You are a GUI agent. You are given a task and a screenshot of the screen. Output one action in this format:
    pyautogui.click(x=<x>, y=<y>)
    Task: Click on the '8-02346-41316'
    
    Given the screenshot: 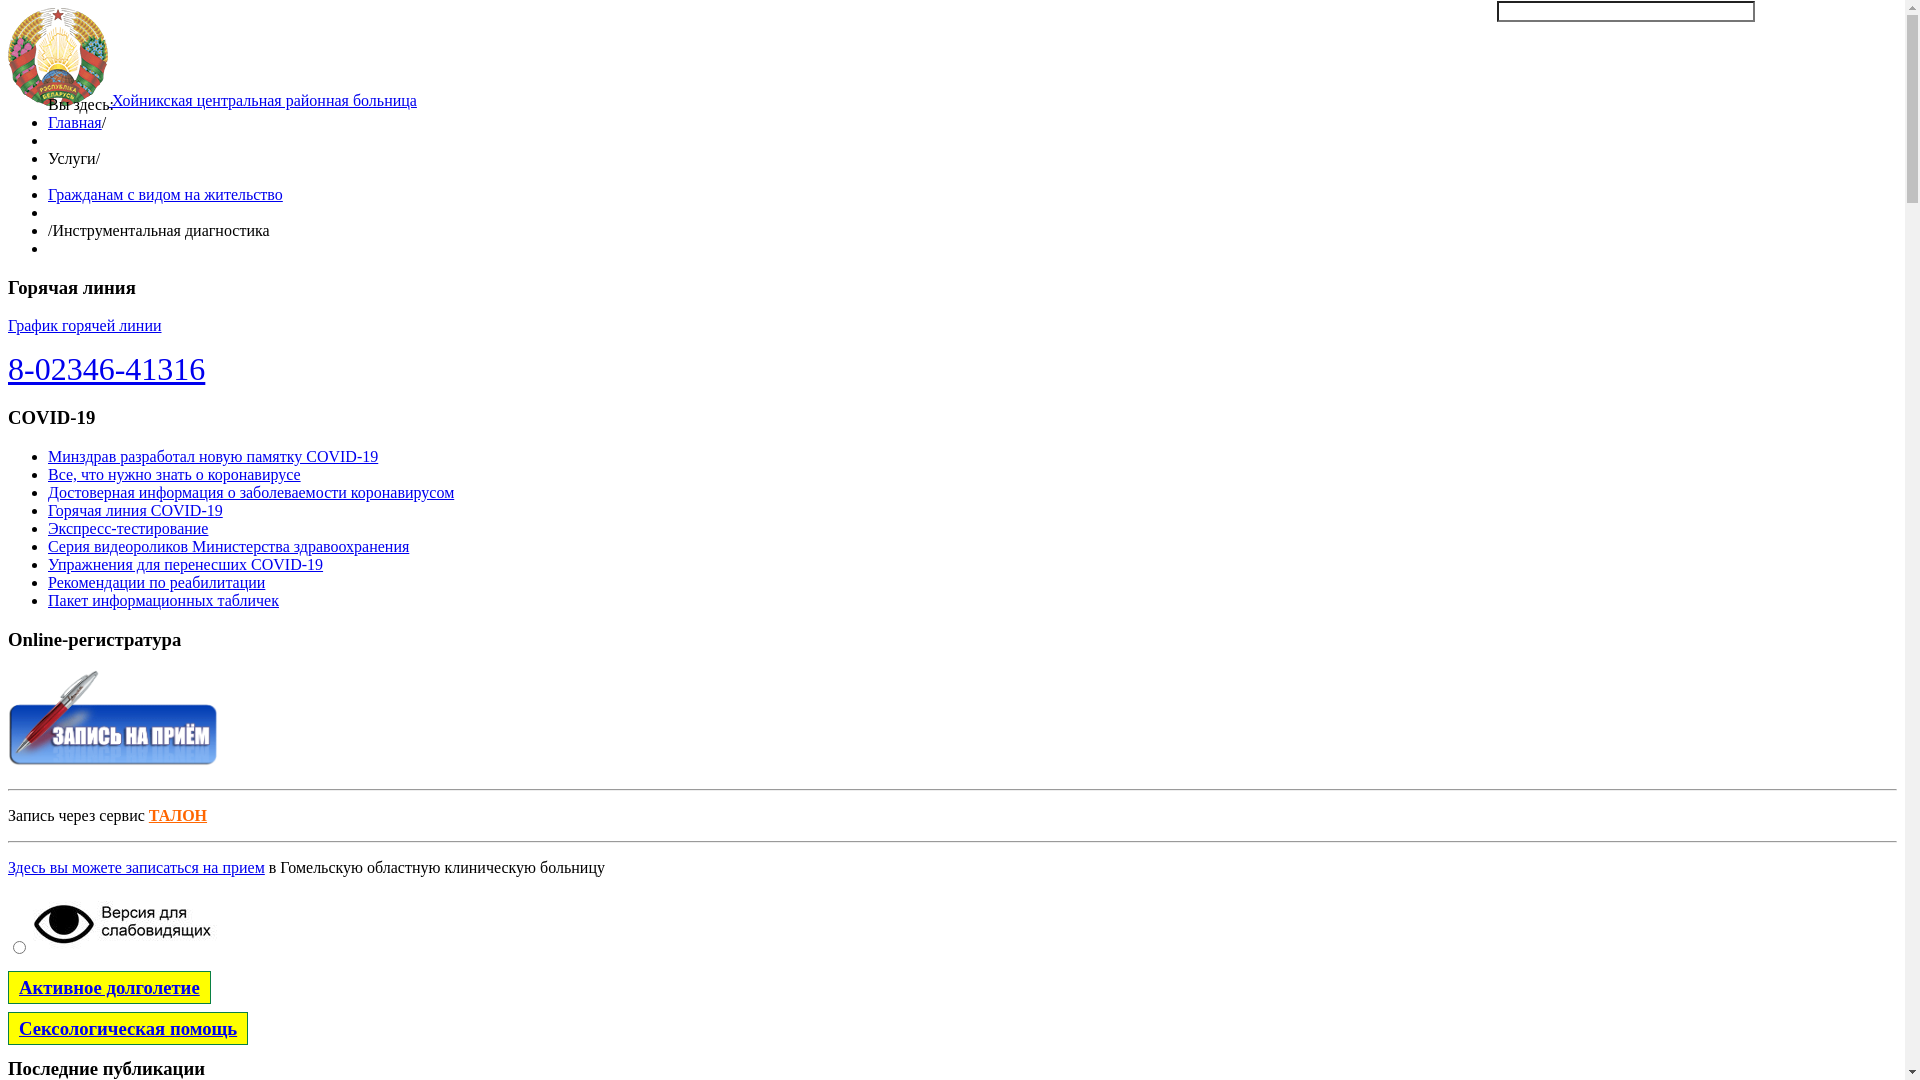 What is the action you would take?
    pyautogui.click(x=105, y=369)
    